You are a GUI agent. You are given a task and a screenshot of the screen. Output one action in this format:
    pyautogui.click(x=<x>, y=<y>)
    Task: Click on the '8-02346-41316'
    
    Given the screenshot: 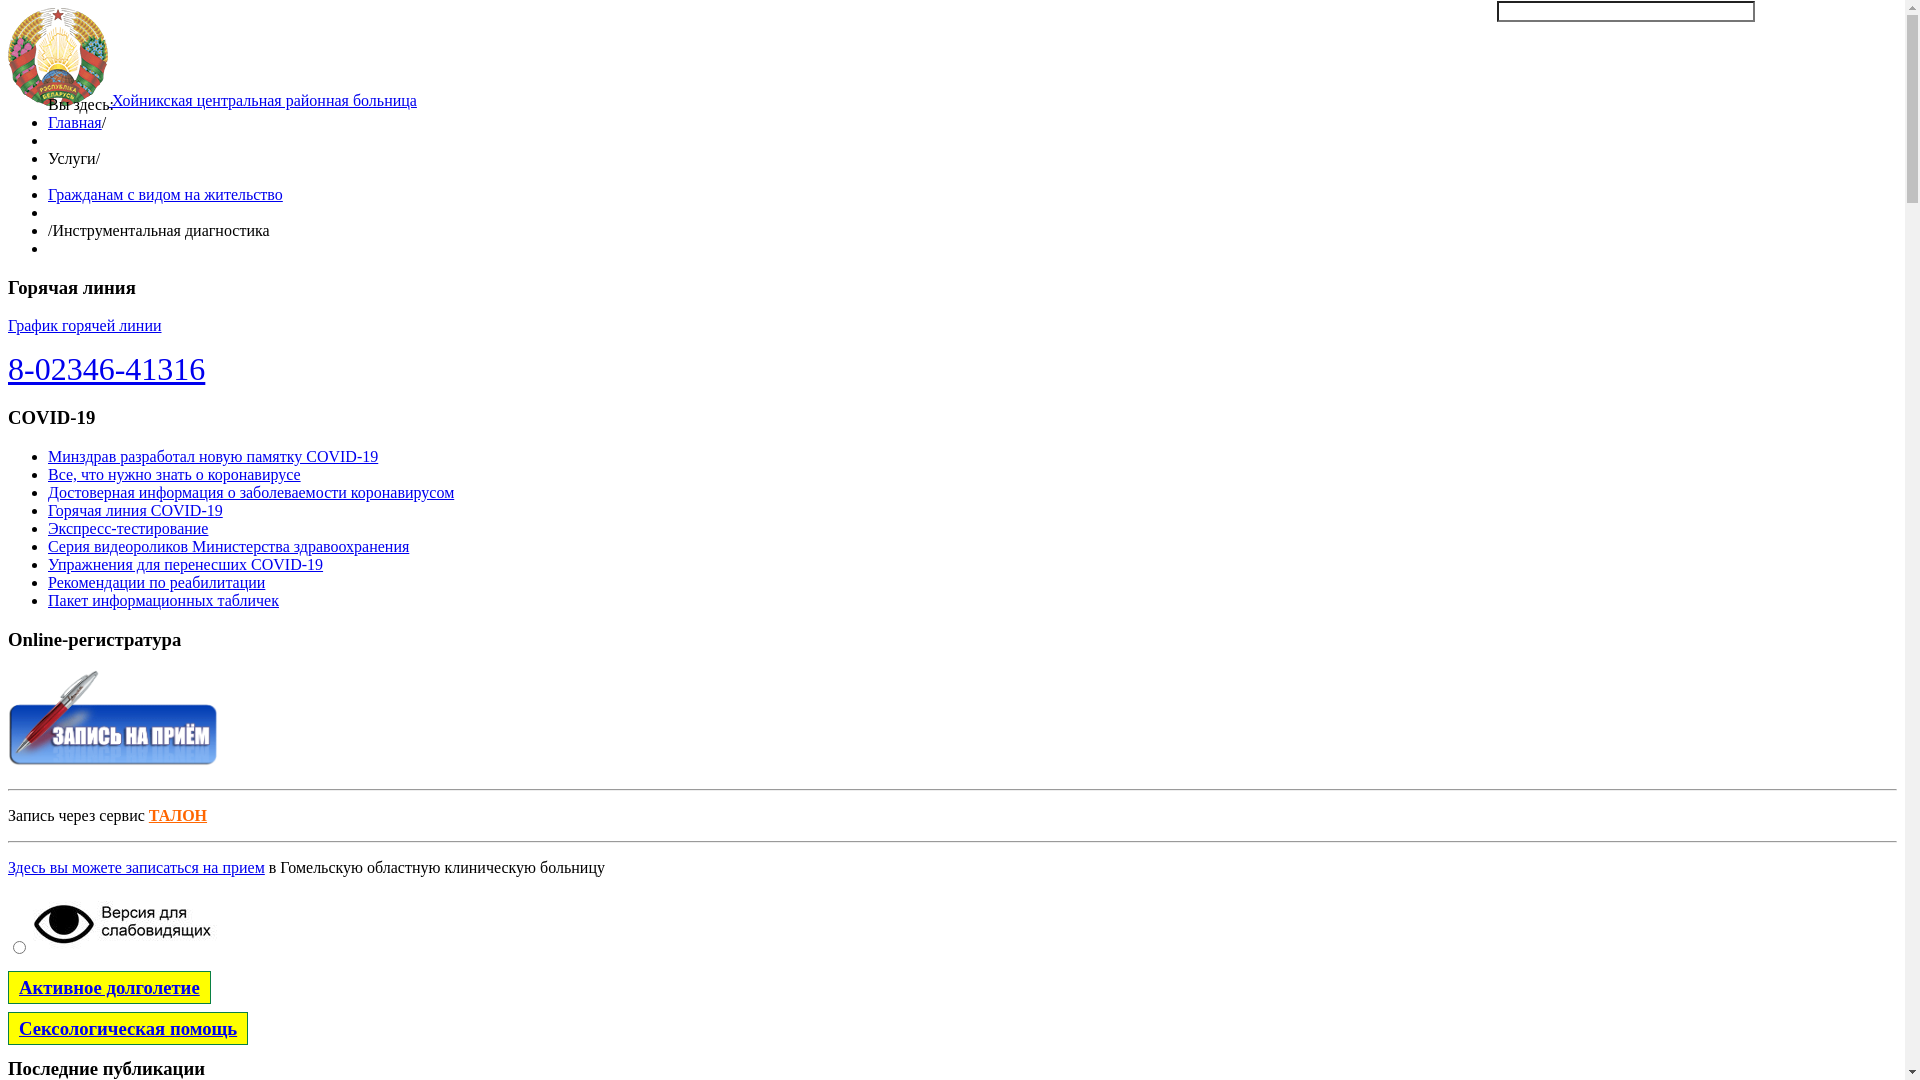 What is the action you would take?
    pyautogui.click(x=105, y=369)
    